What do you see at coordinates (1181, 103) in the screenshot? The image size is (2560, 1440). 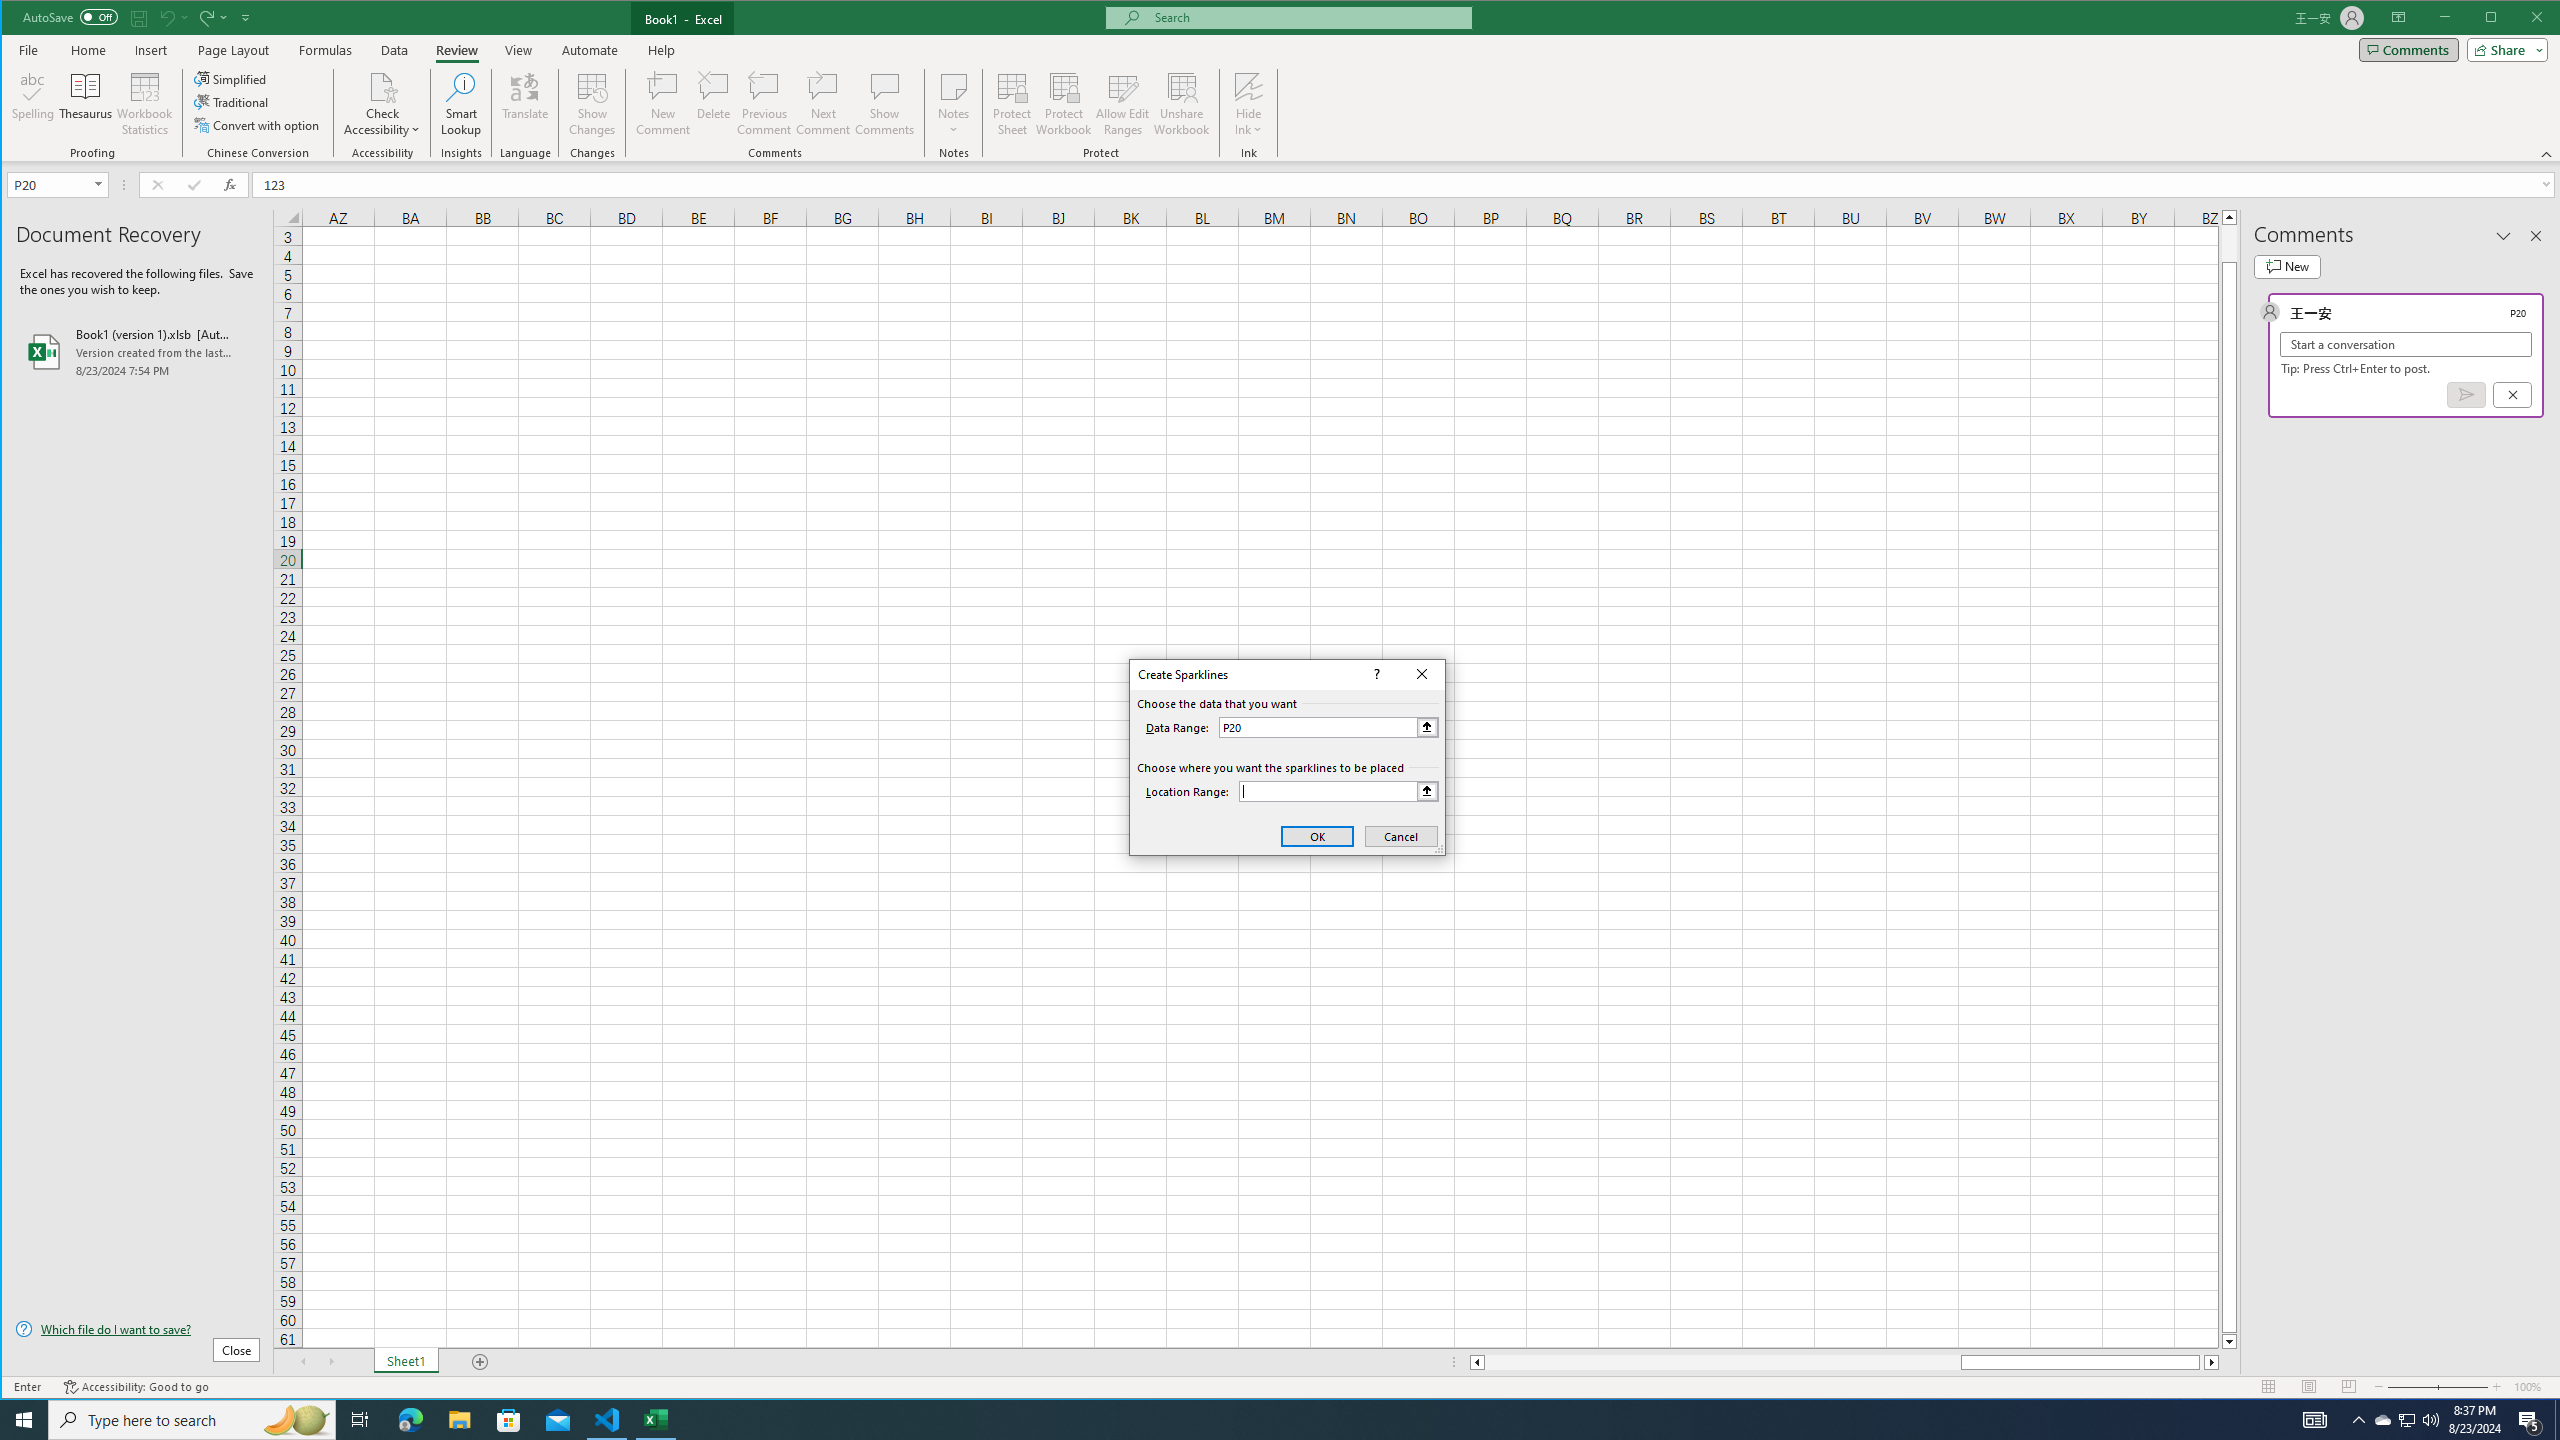 I see `'Unshare Workbook'` at bounding box center [1181, 103].